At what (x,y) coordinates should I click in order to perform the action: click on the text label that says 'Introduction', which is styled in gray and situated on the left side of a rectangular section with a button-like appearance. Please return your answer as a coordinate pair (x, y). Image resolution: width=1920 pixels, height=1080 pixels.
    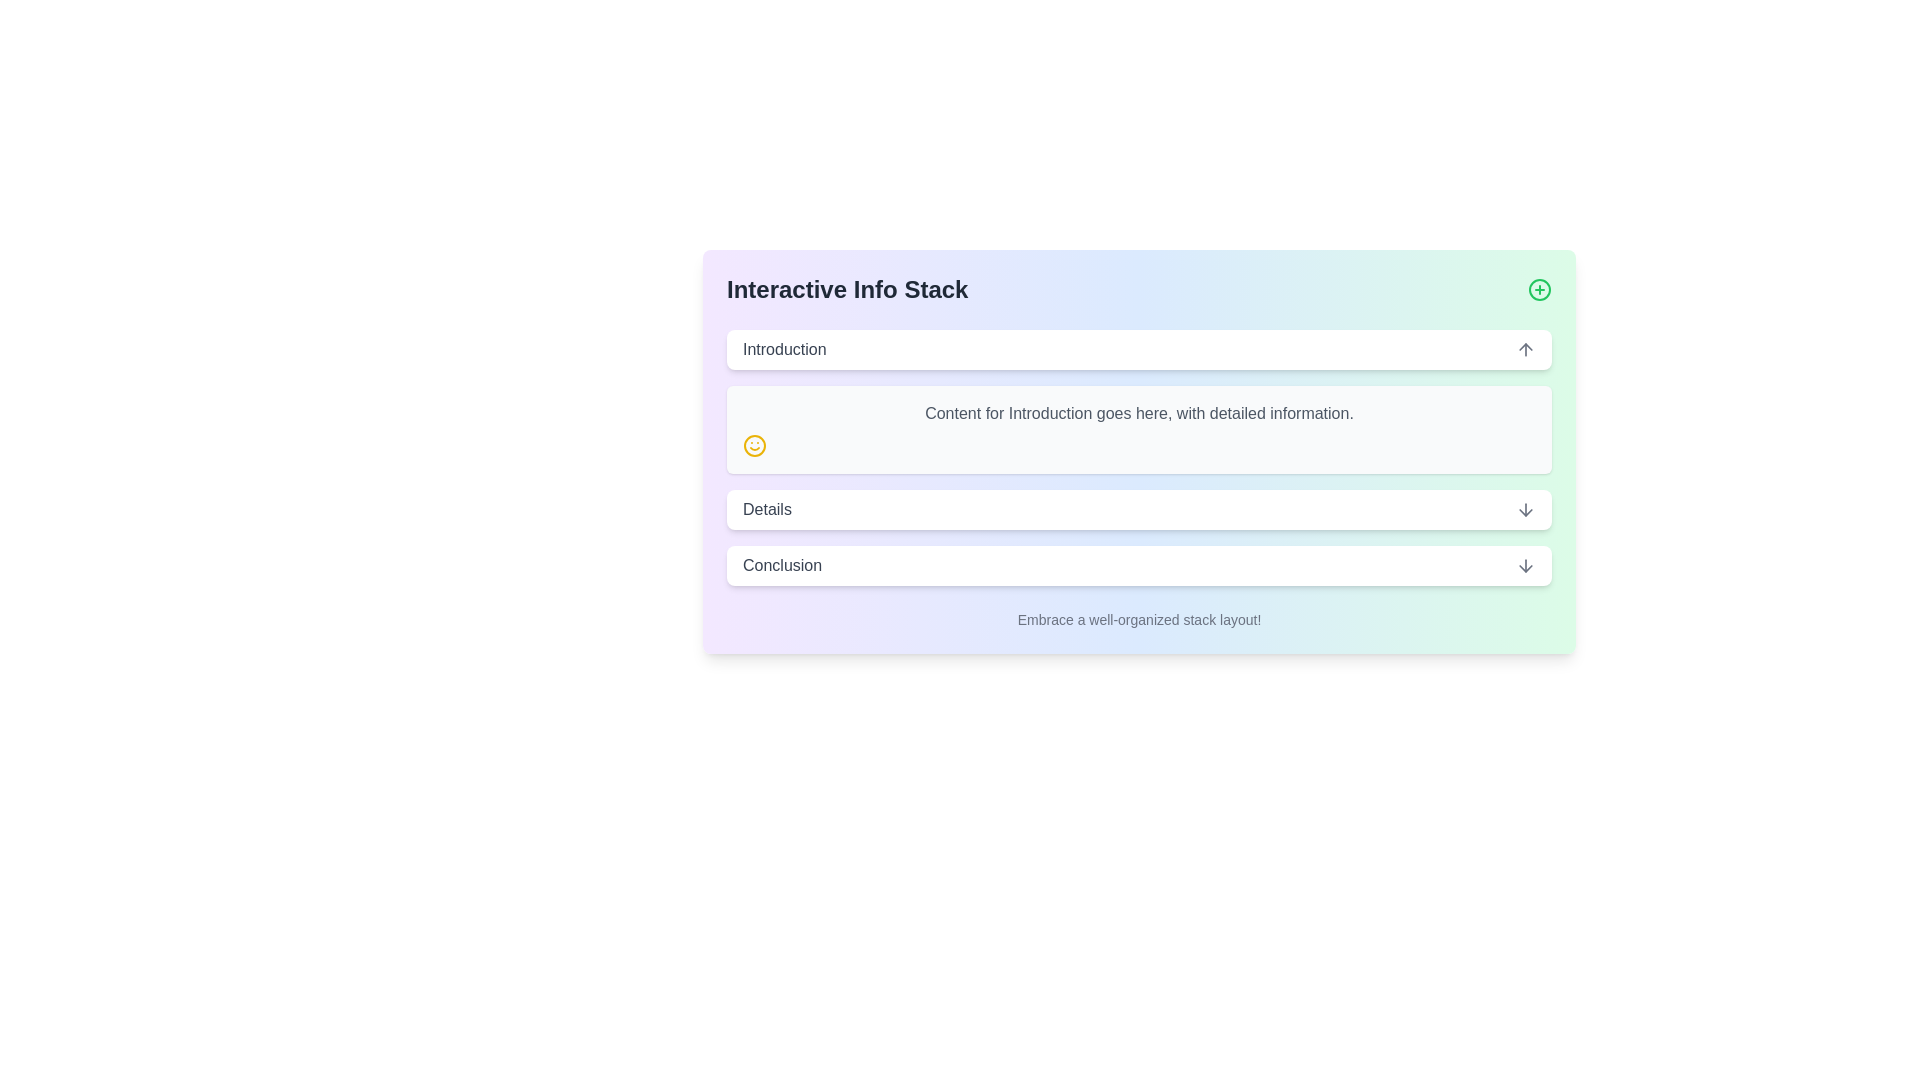
    Looking at the image, I should click on (783, 349).